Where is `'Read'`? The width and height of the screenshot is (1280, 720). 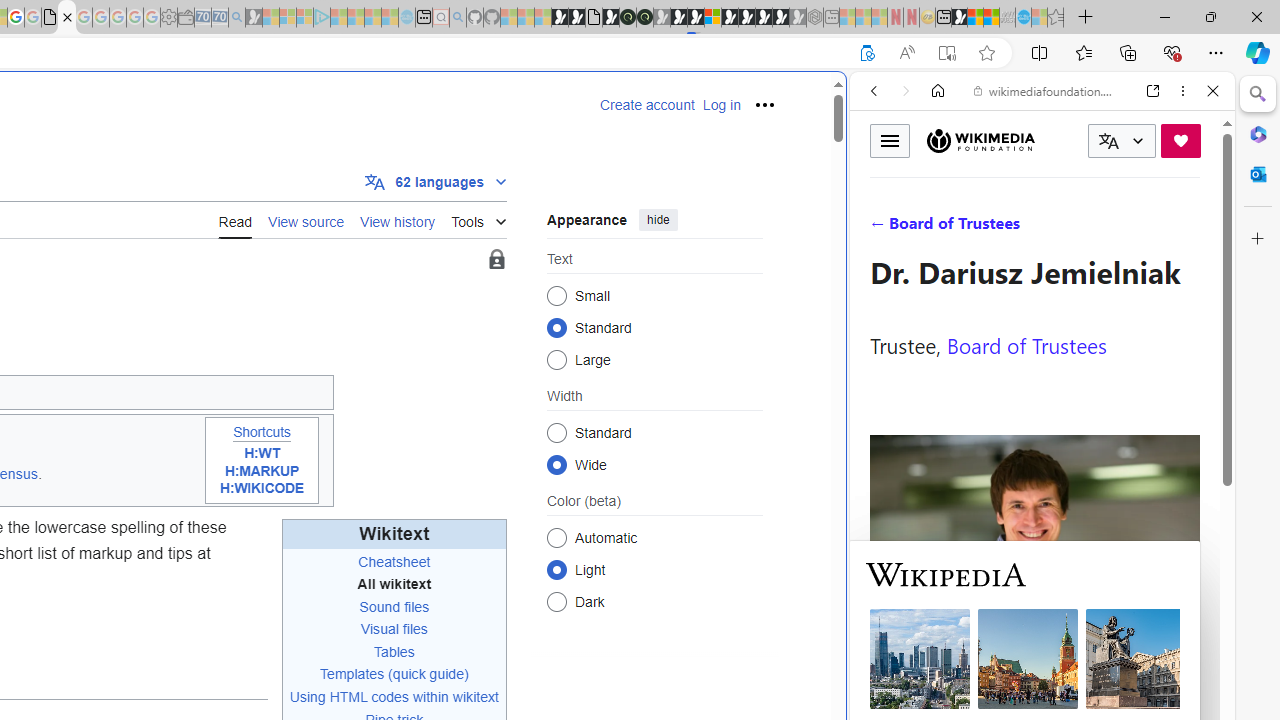
'Read' is located at coordinates (235, 219).